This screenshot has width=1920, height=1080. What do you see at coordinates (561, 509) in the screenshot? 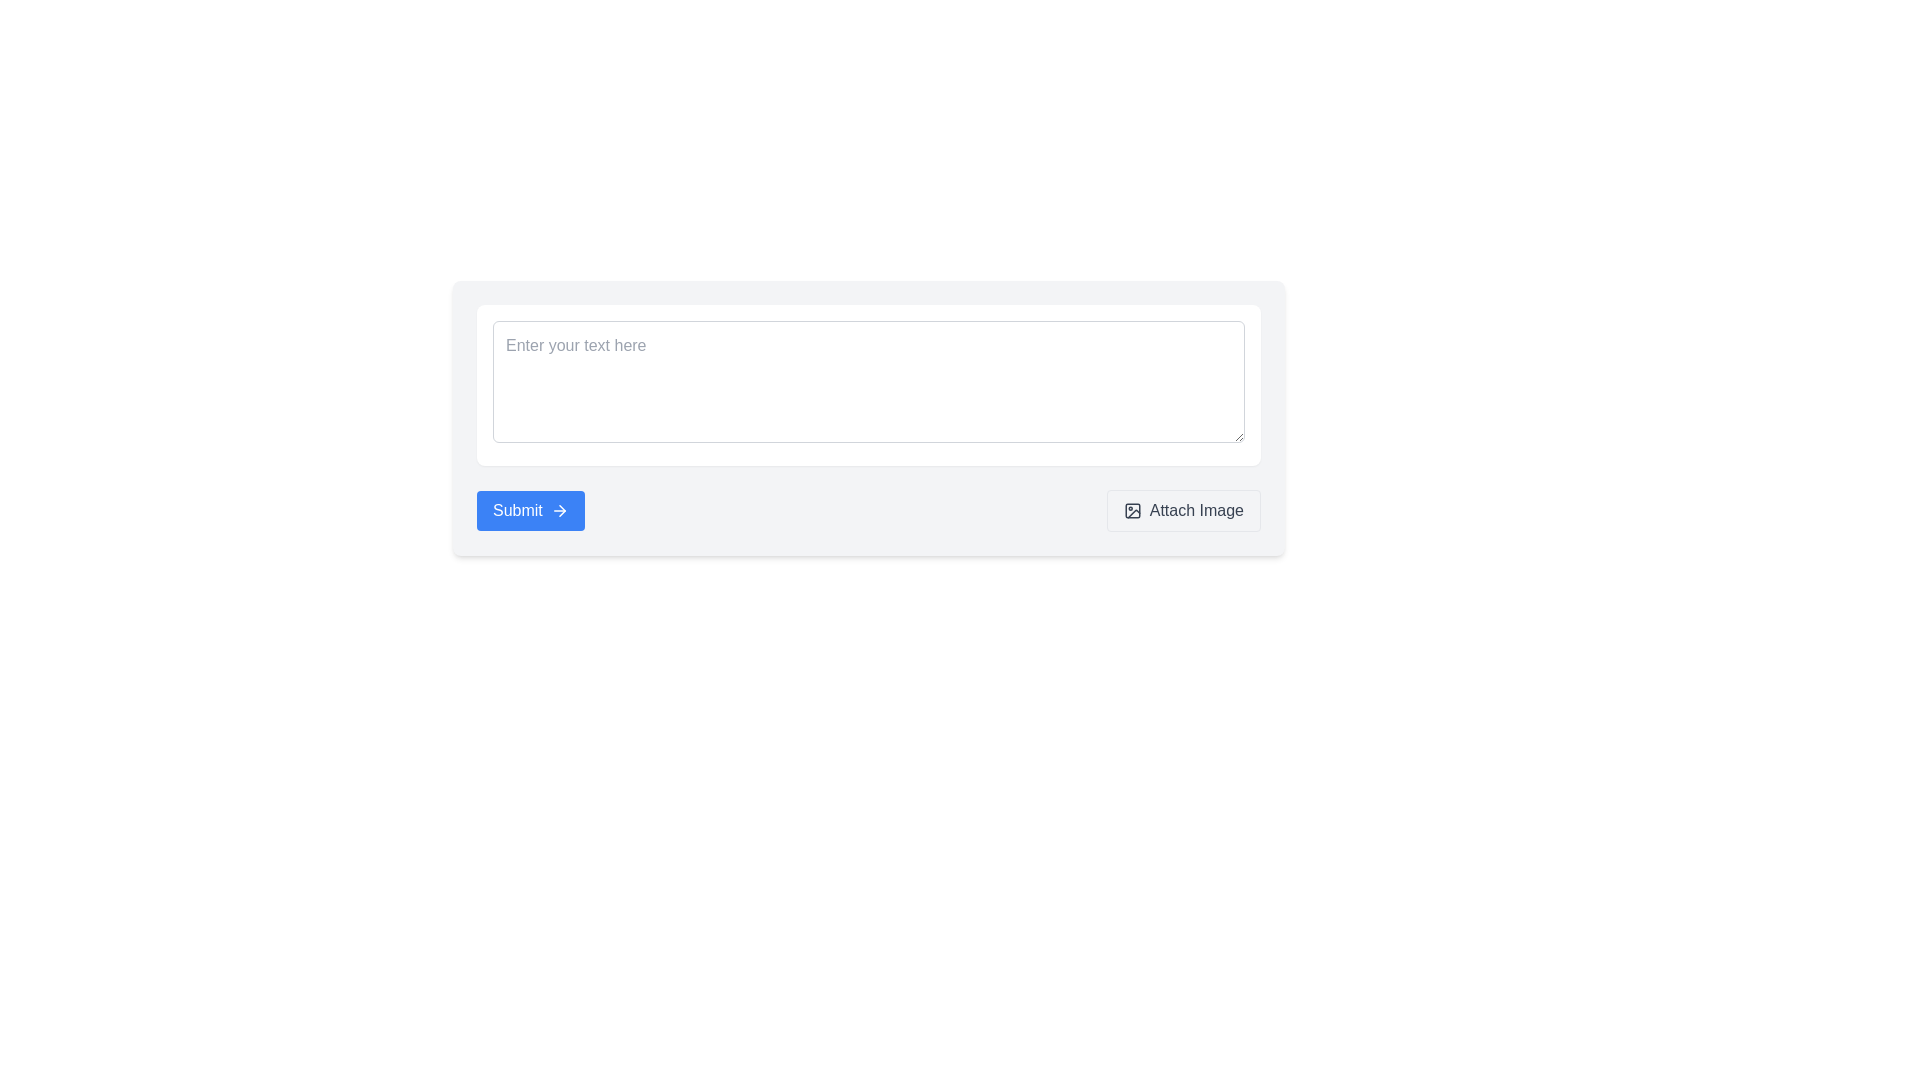
I see `the triangular part of the arrow icon on the right end of the 'Submit' button, which visually represents the 'forward' or 'submission' action` at bounding box center [561, 509].